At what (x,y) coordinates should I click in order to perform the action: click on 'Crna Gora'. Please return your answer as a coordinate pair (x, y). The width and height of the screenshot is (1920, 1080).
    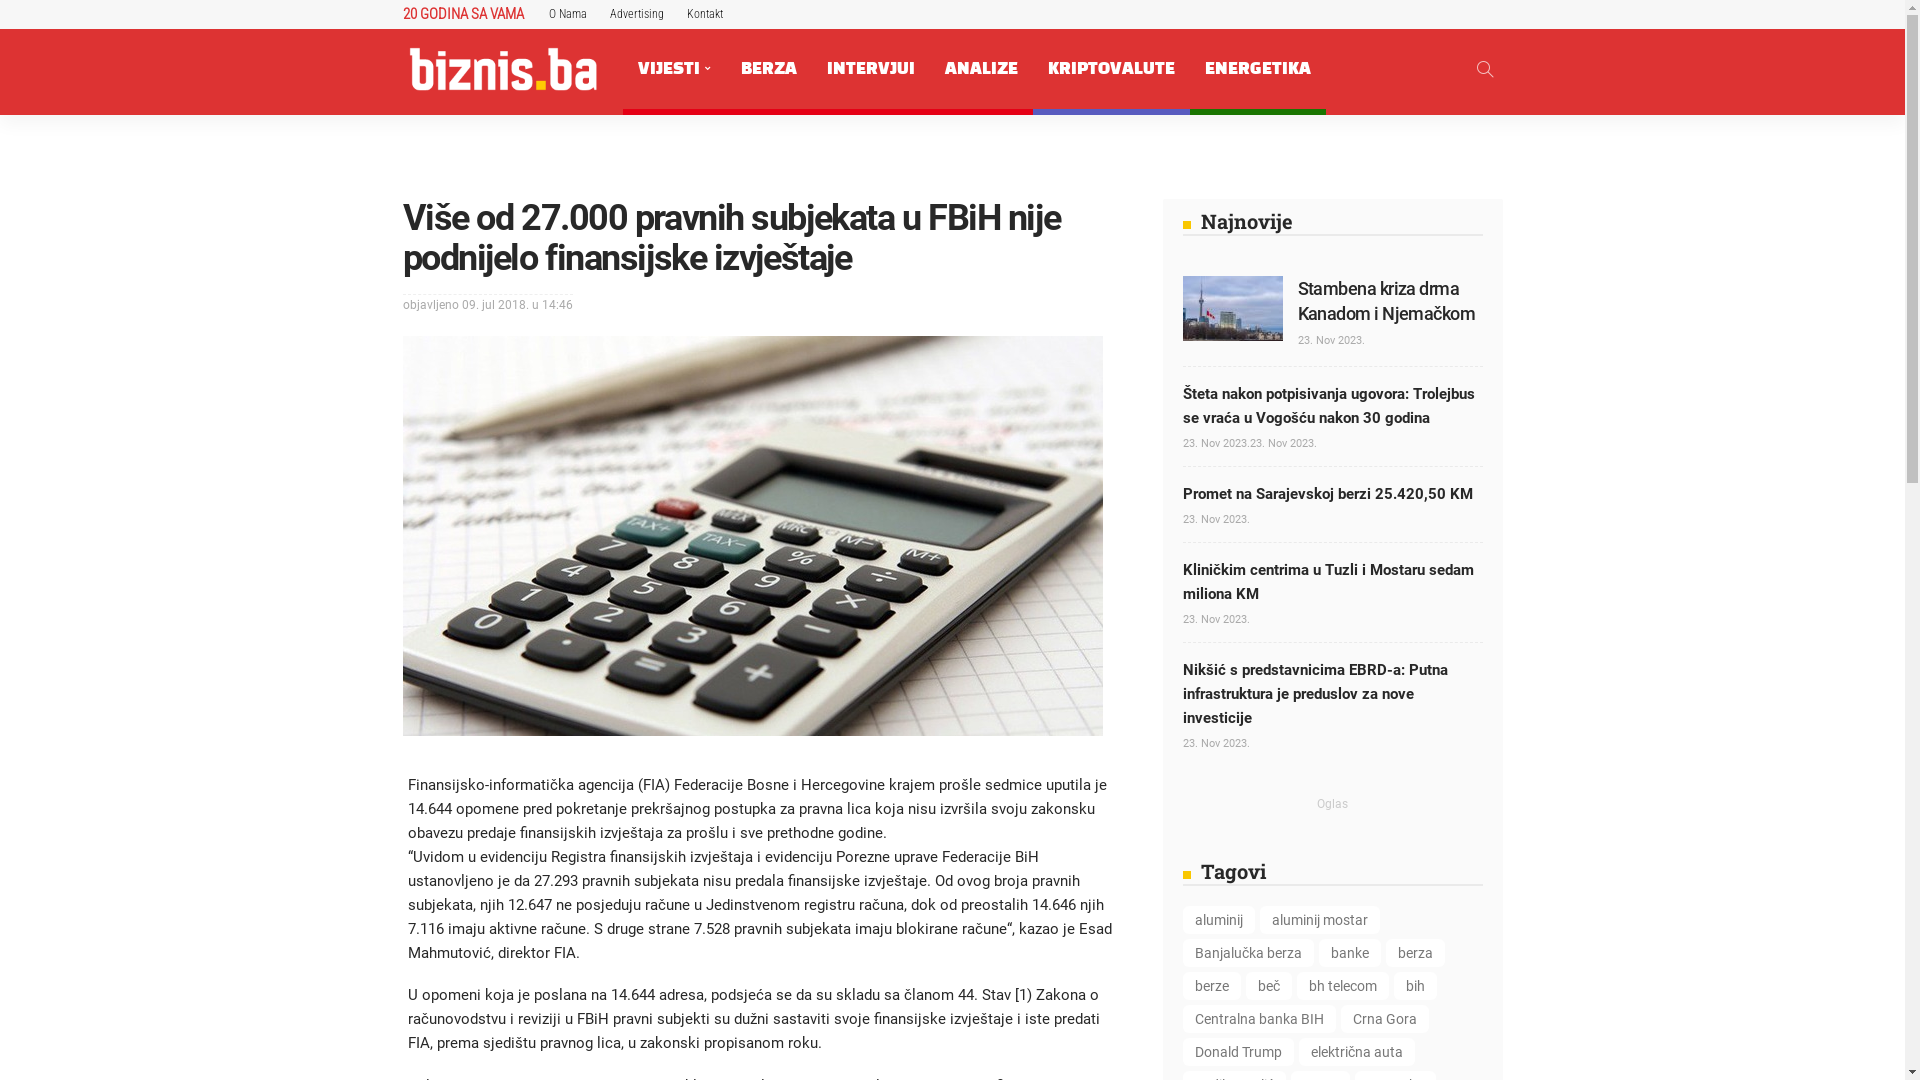
    Looking at the image, I should click on (1382, 1018).